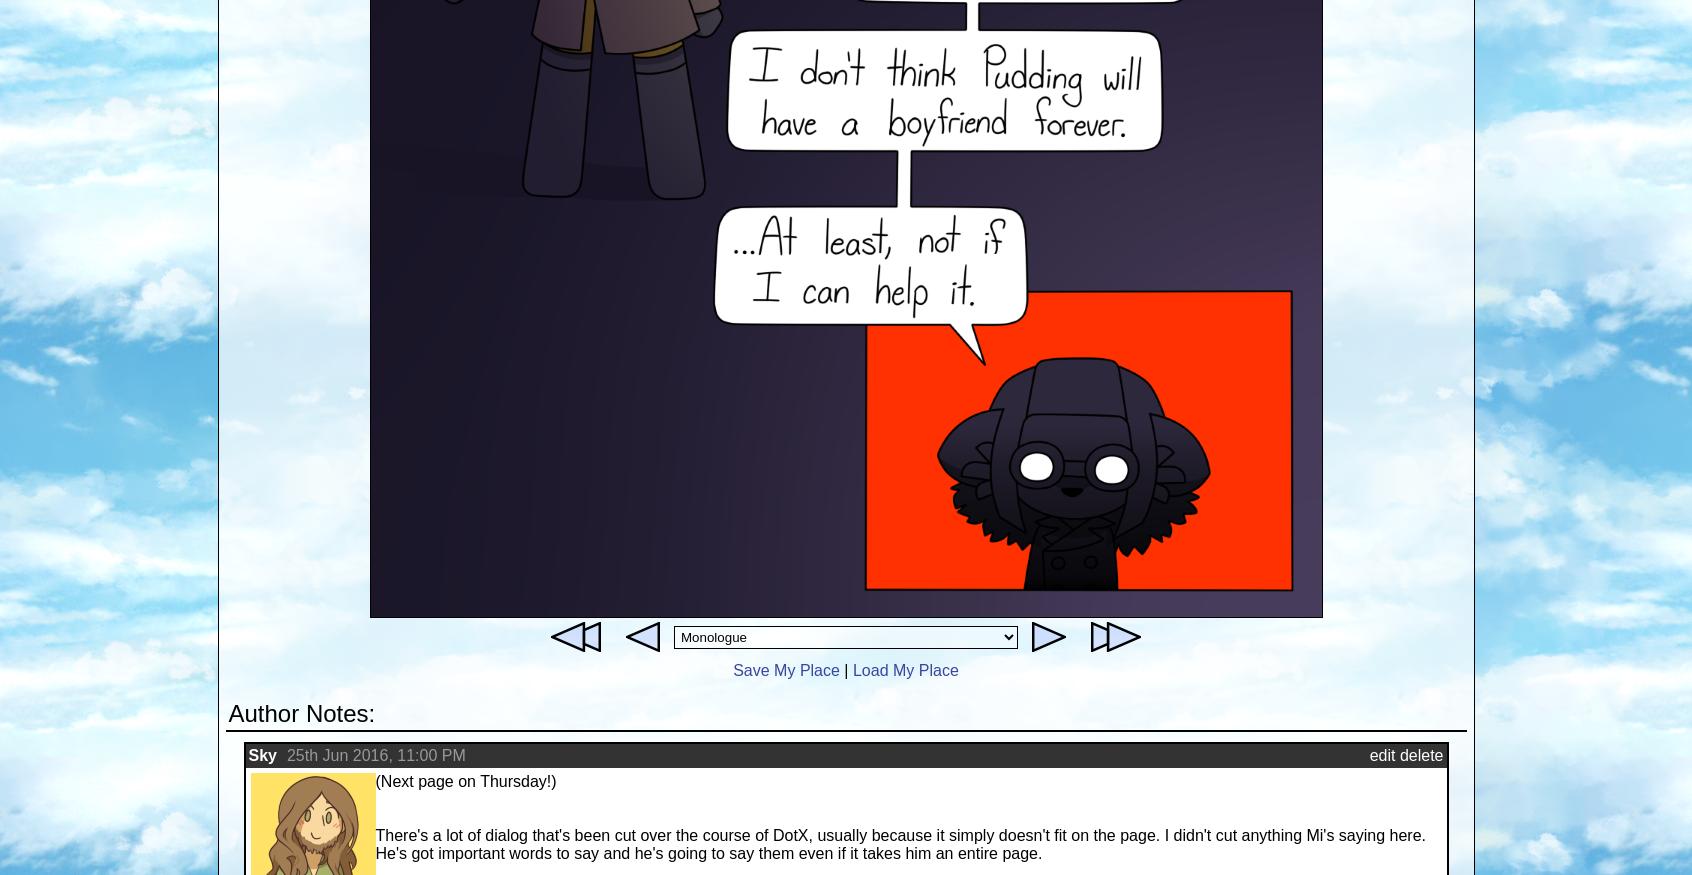 This screenshot has height=875, width=1692. What do you see at coordinates (904, 669) in the screenshot?
I see `'Load My Place'` at bounding box center [904, 669].